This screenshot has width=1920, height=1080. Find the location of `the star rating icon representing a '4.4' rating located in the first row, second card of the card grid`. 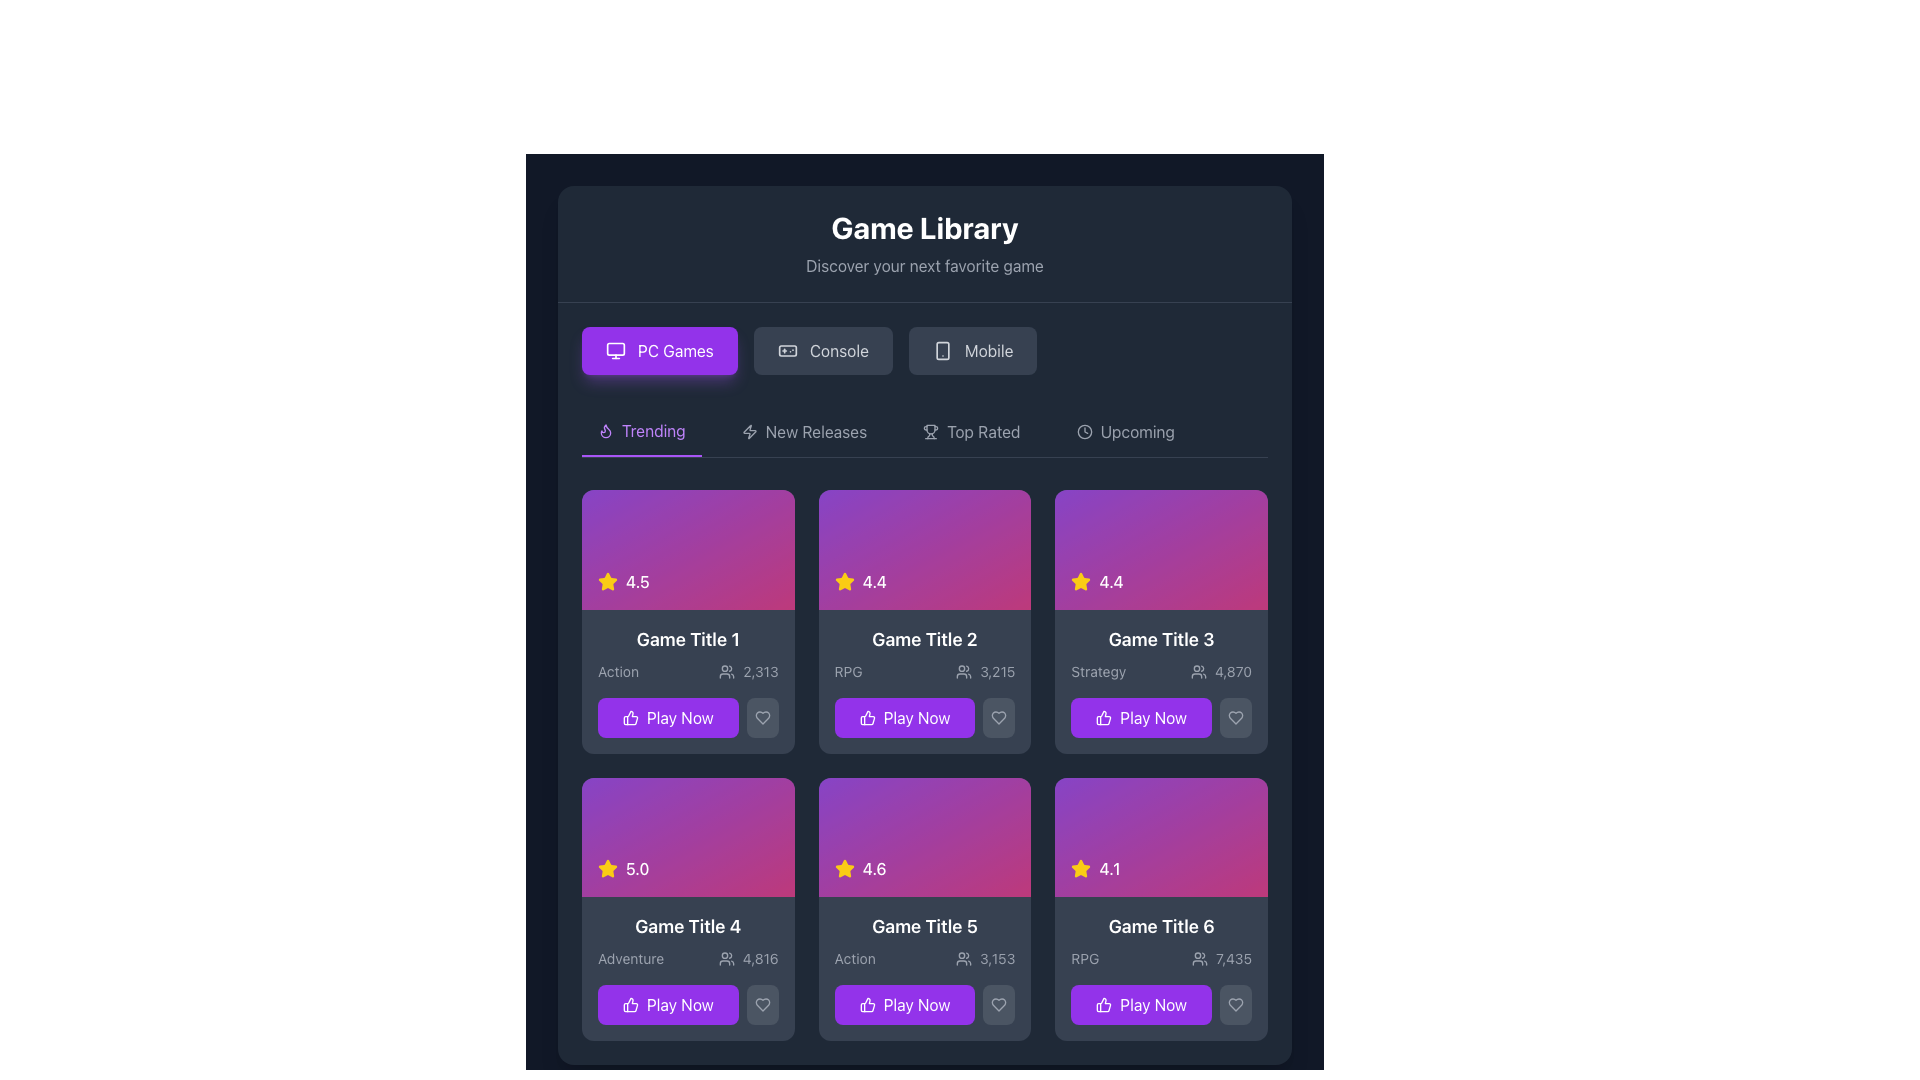

the star rating icon representing a '4.4' rating located in the first row, second card of the card grid is located at coordinates (844, 581).